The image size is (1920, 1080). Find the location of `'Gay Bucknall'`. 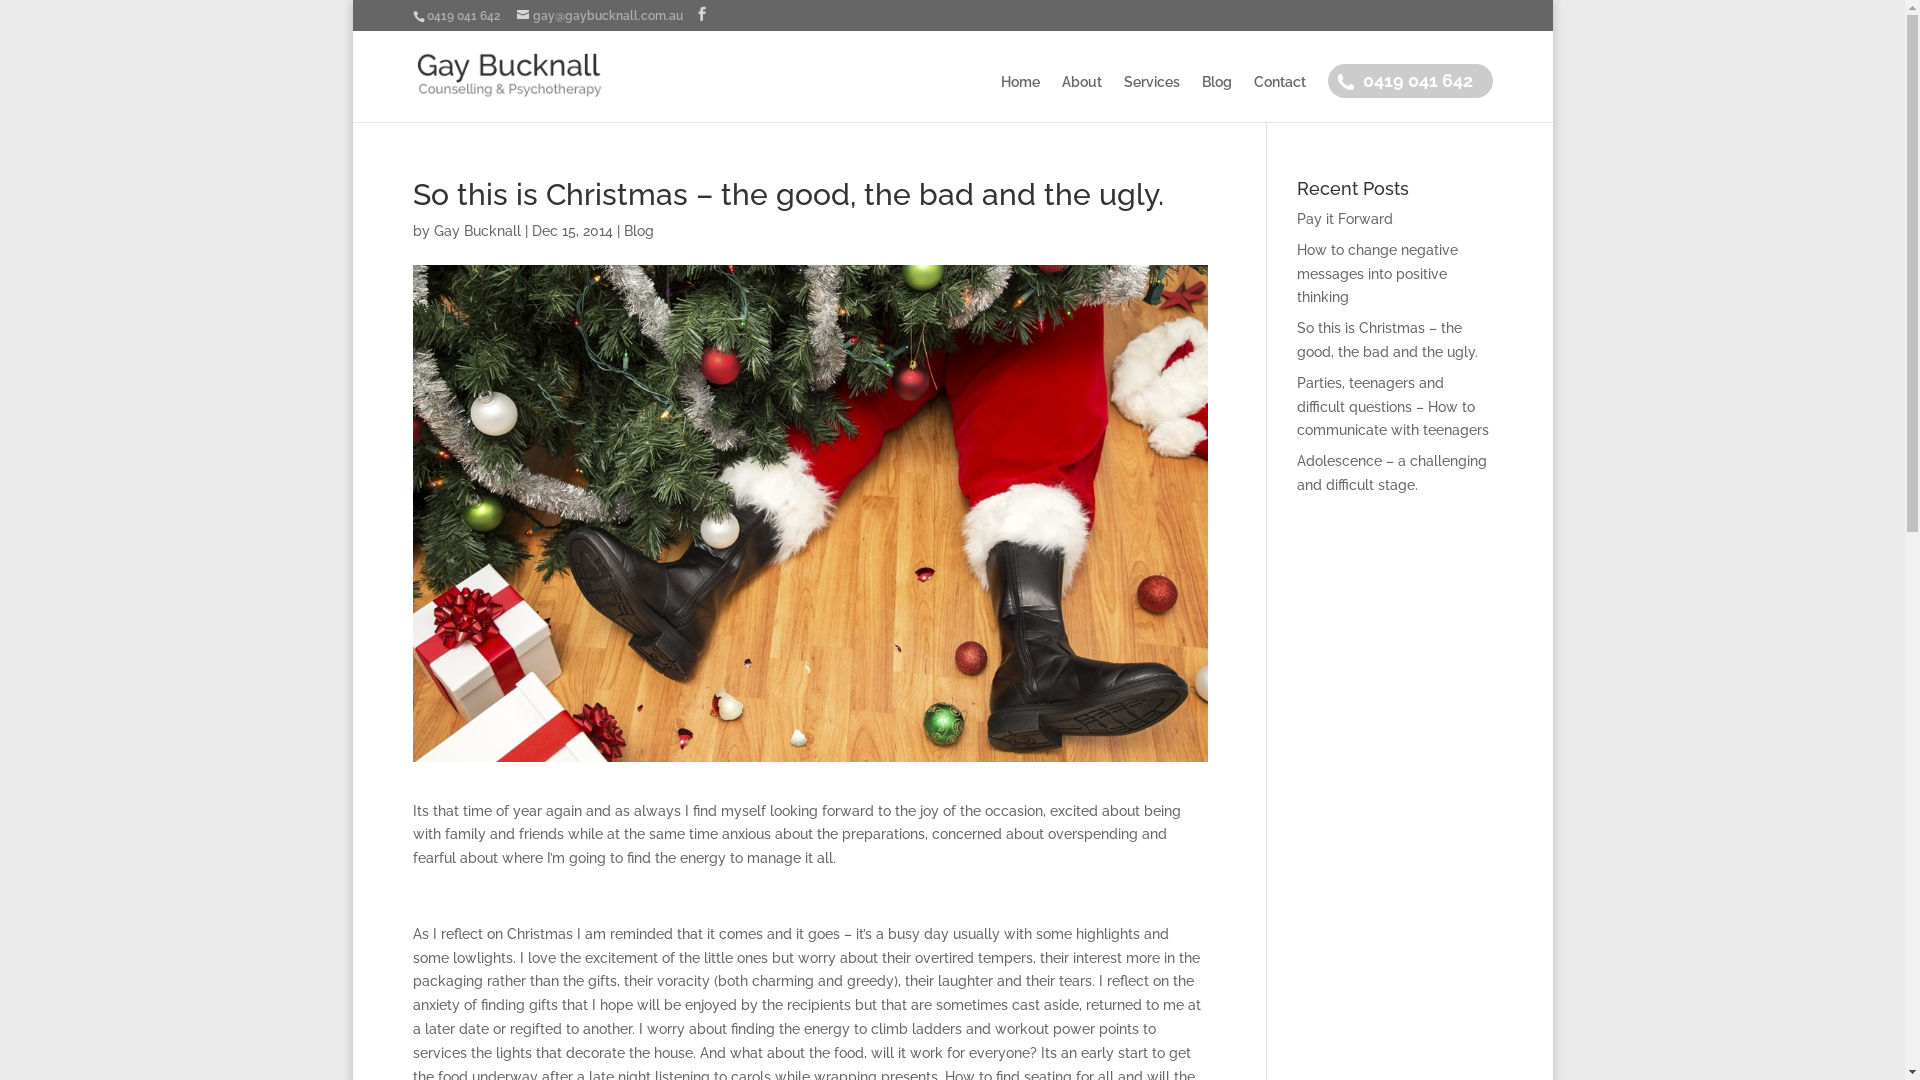

'Gay Bucknall' is located at coordinates (476, 230).